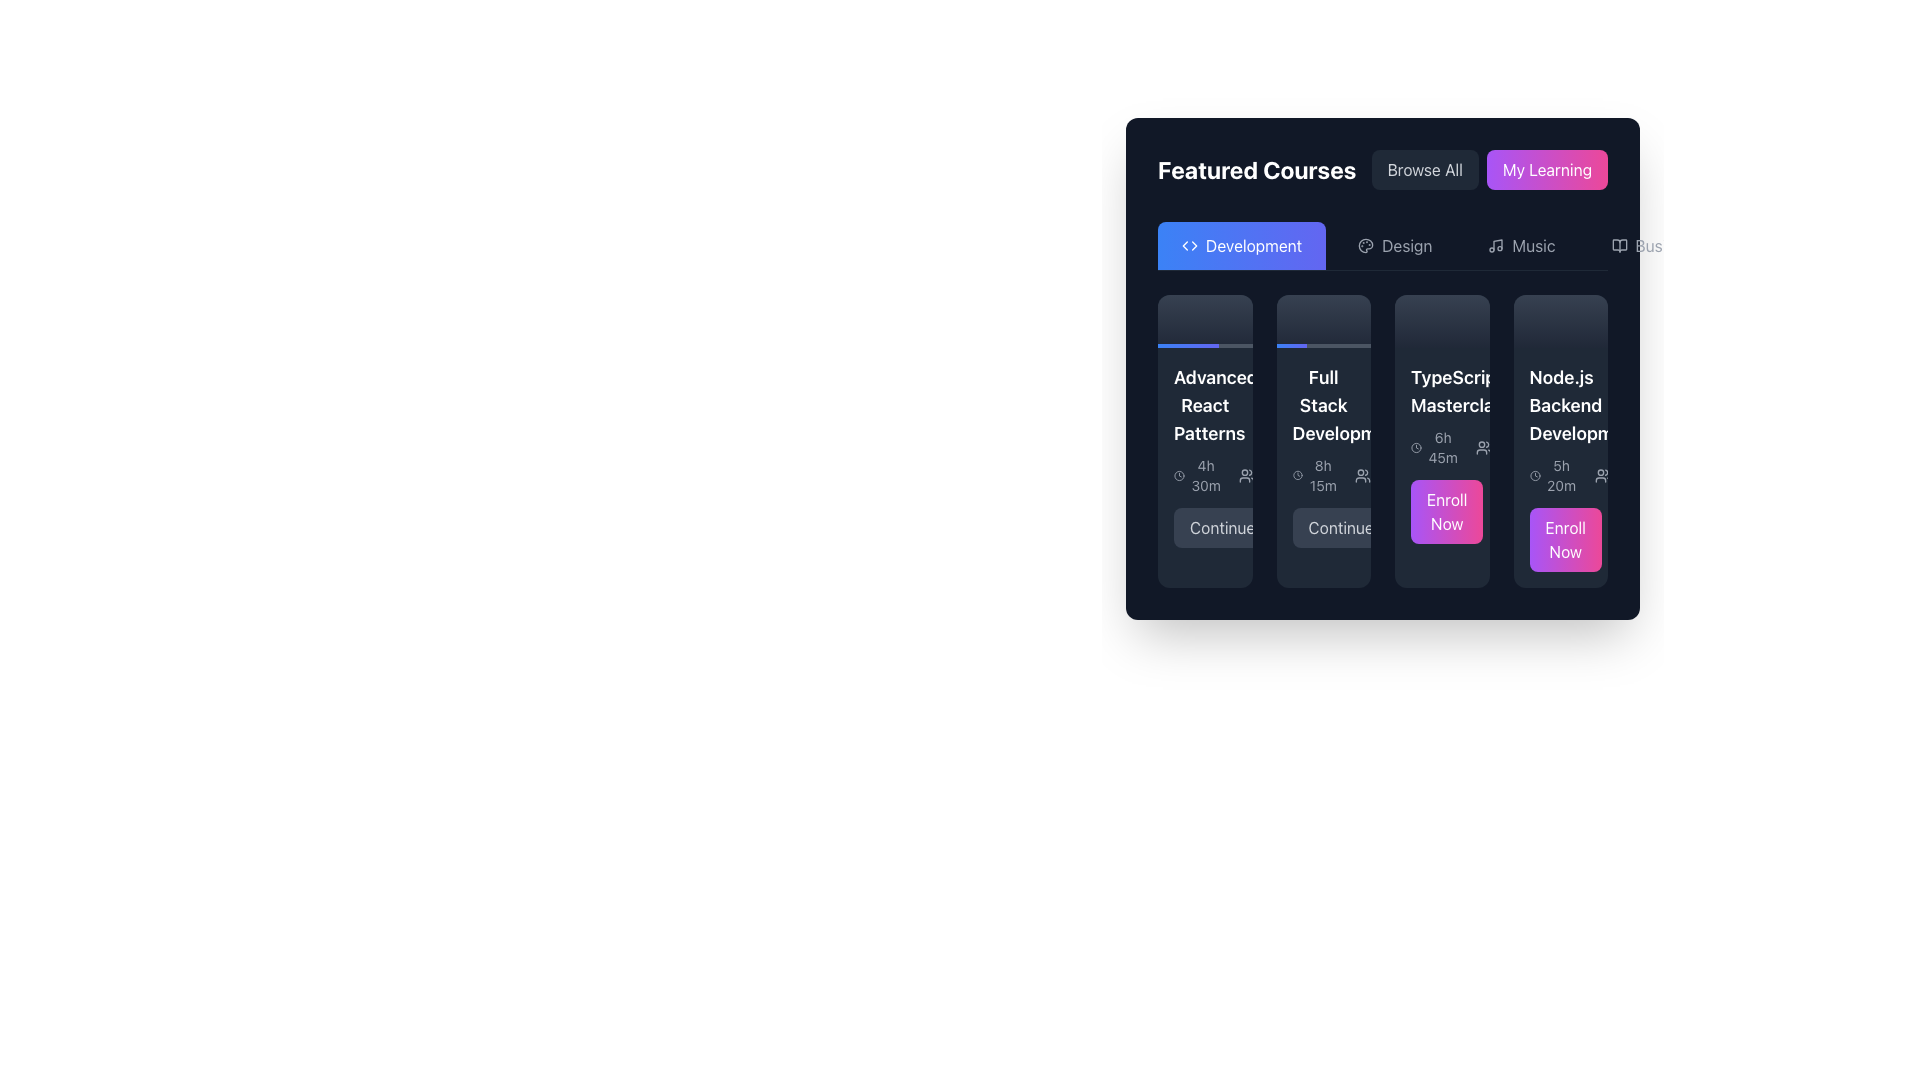  What do you see at coordinates (1198, 476) in the screenshot?
I see `the text '4h 30m' with the gray clock icon located in the lower left quadrant of the 'Advanced React Patterns' card in the 'Development' tab of the 'Featured Courses' section` at bounding box center [1198, 476].